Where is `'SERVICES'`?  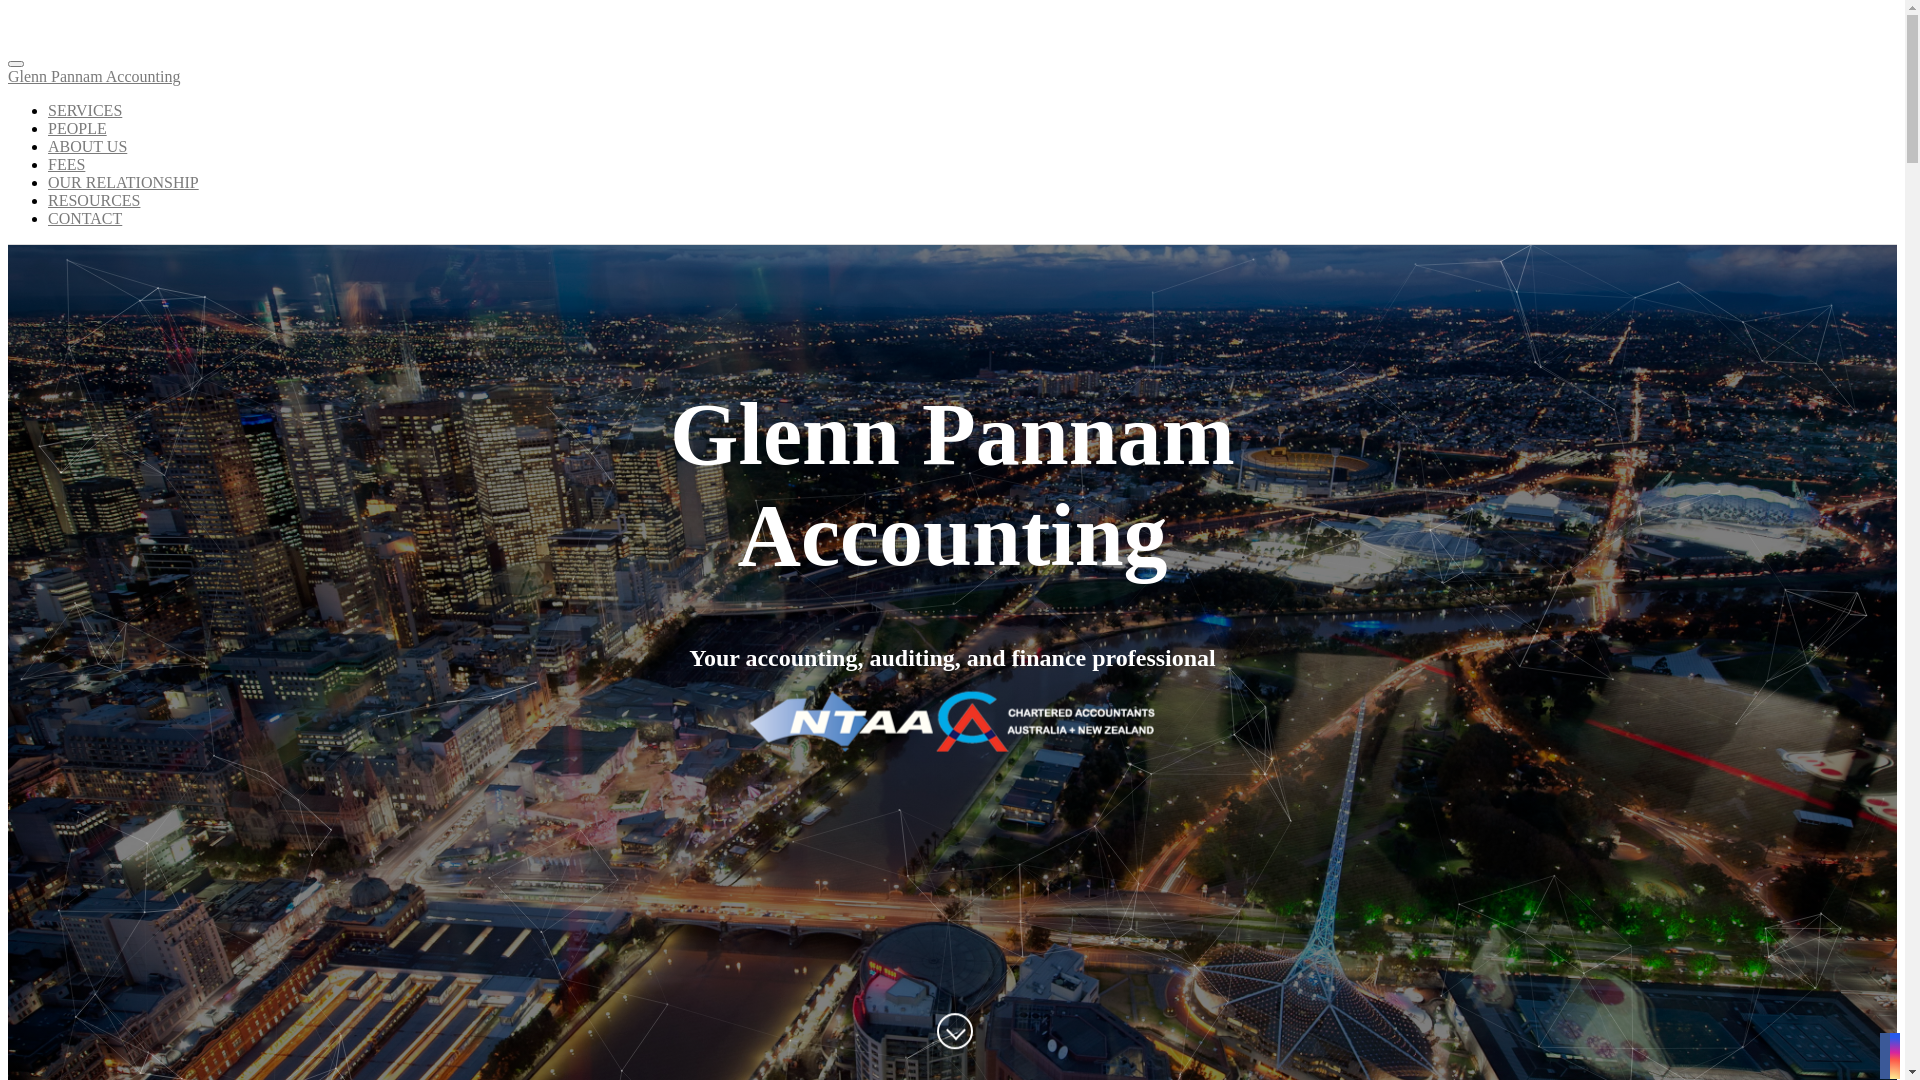 'SERVICES' is located at coordinates (84, 110).